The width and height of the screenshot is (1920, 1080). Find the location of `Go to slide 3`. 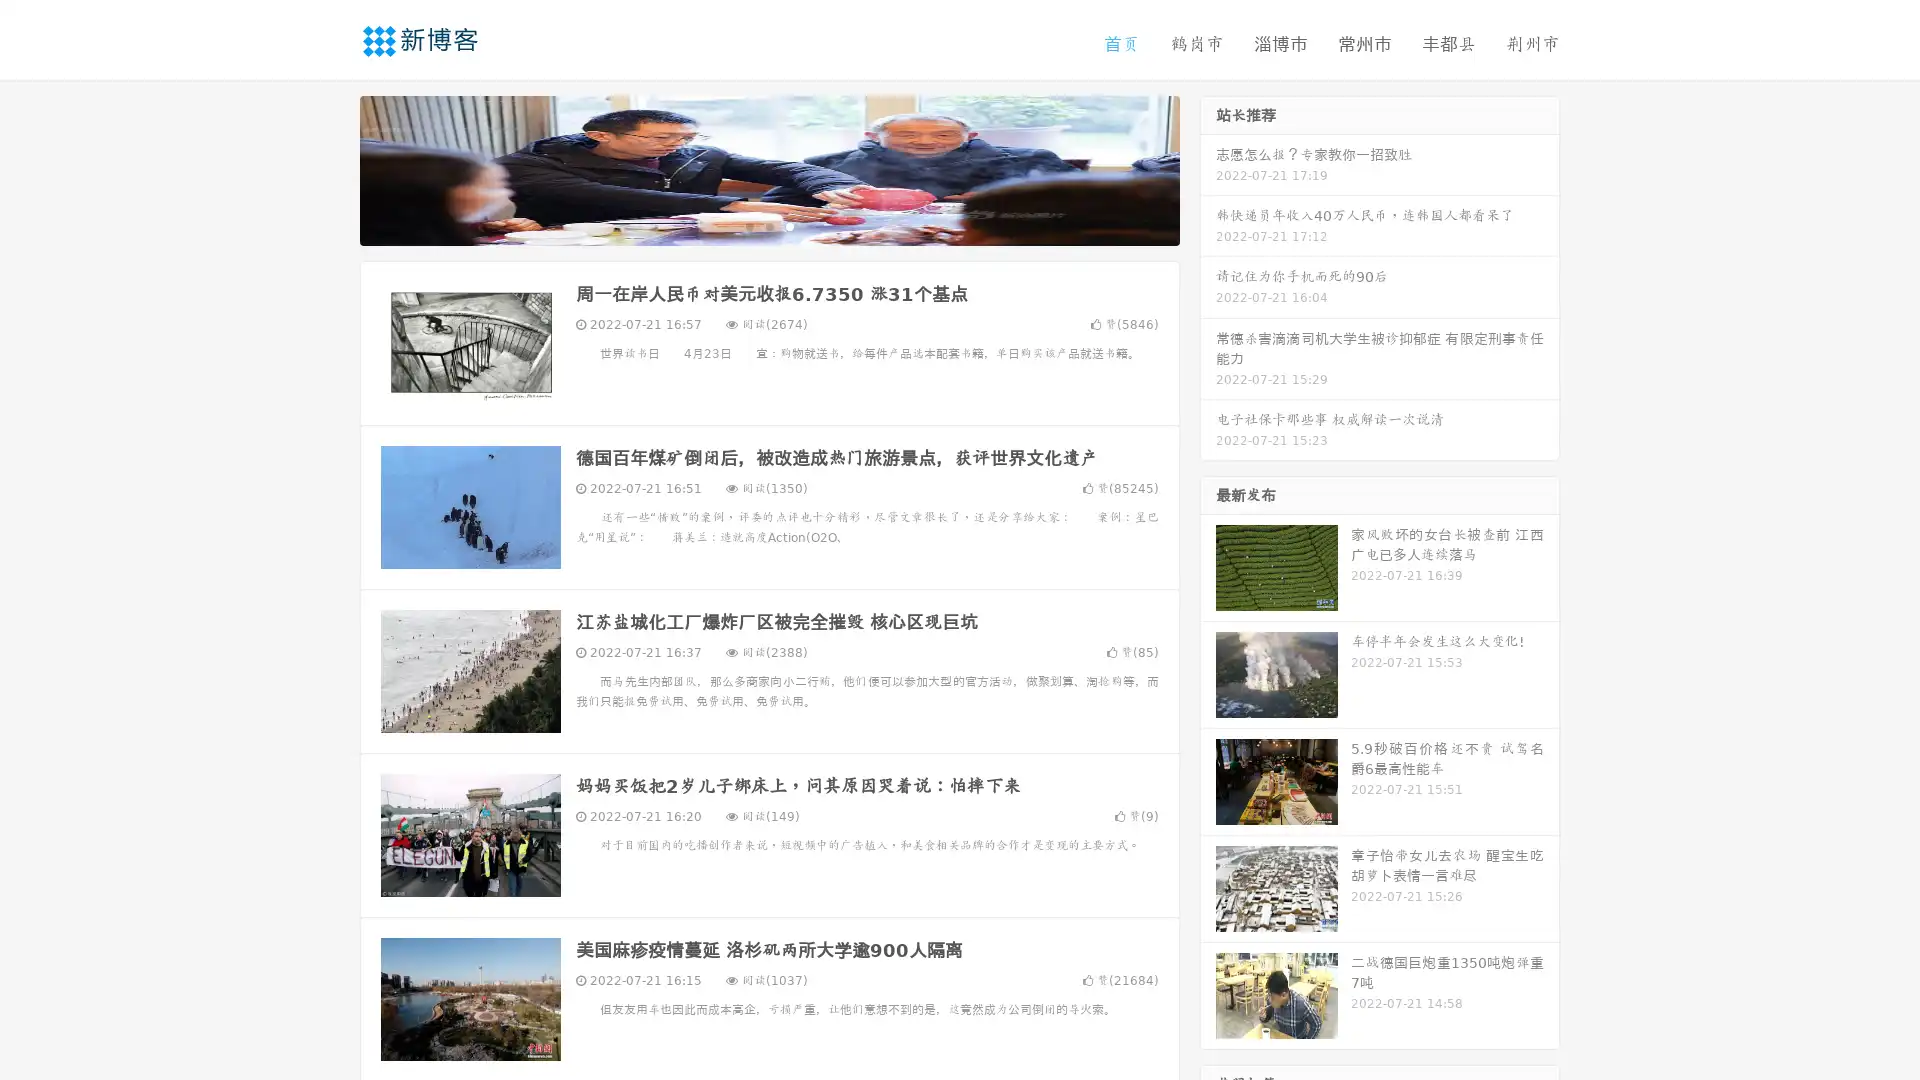

Go to slide 3 is located at coordinates (789, 225).